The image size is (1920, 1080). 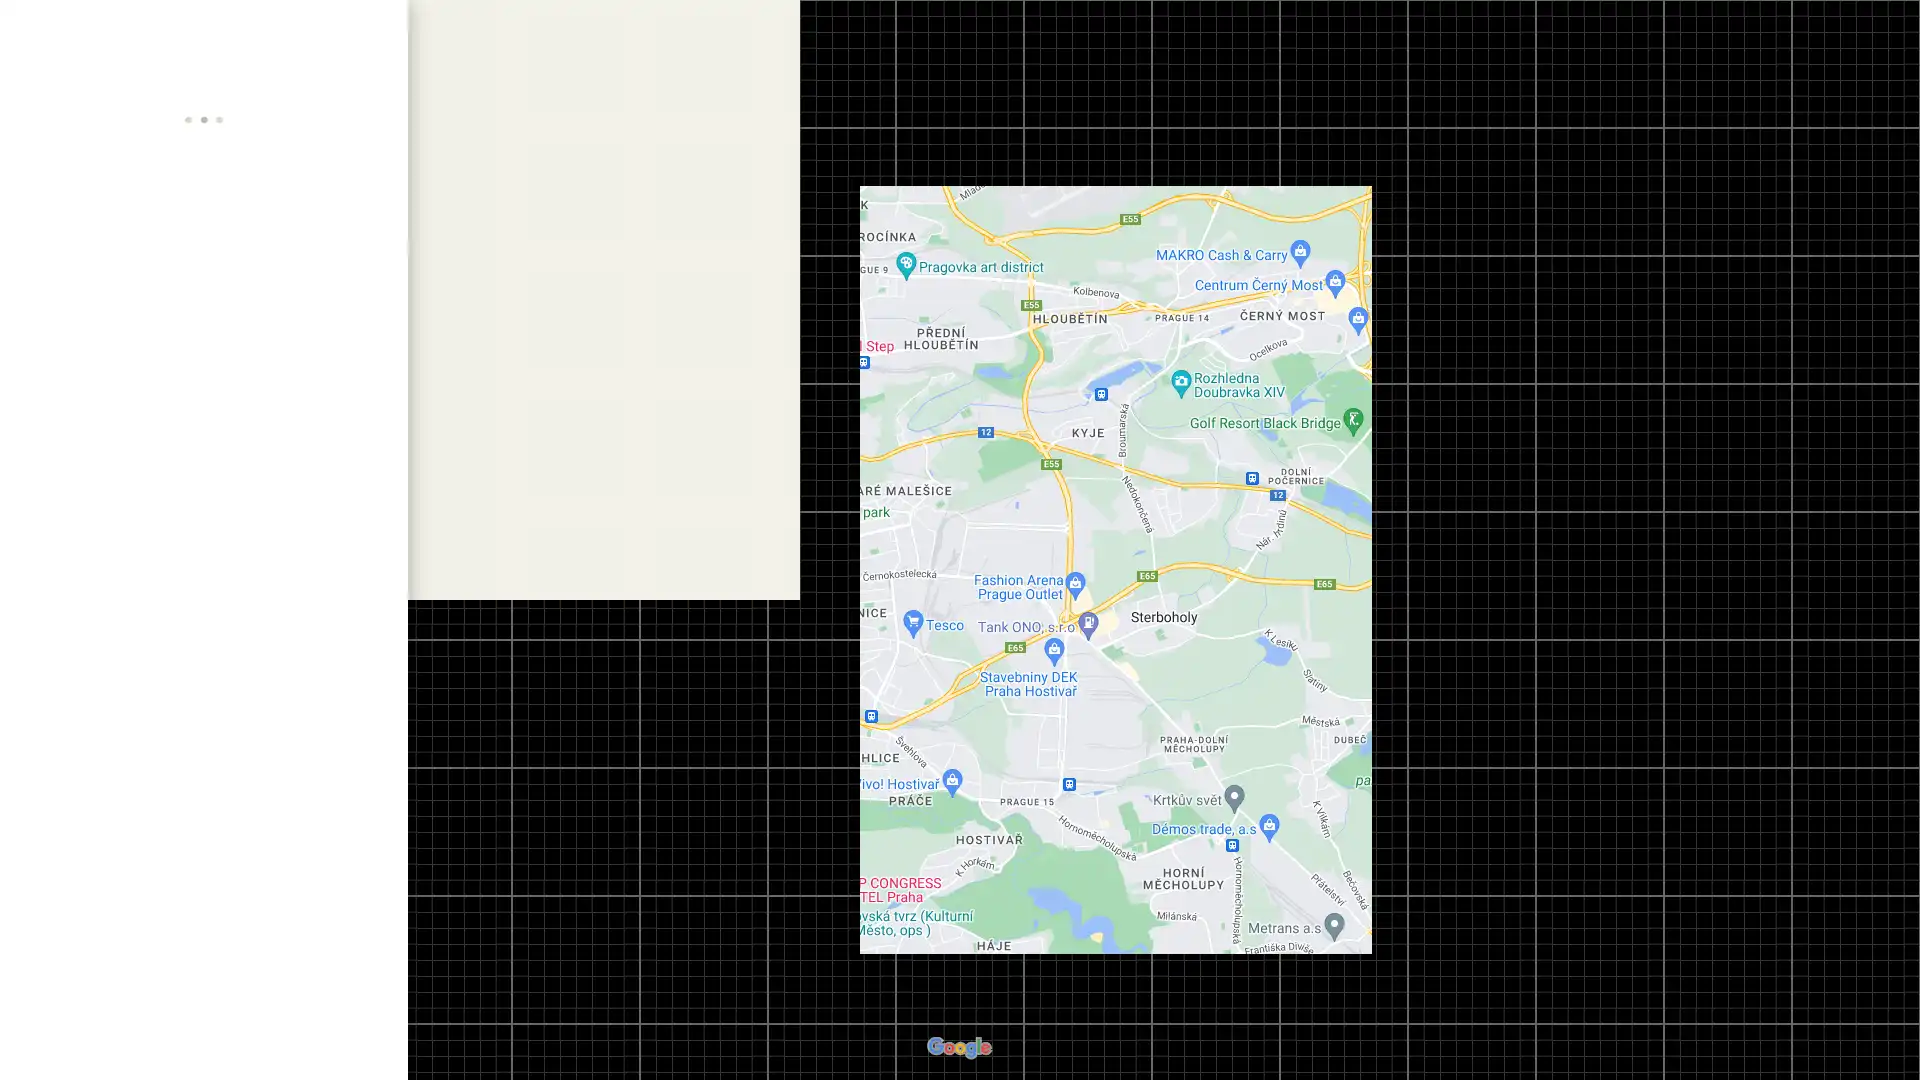 What do you see at coordinates (344, 620) in the screenshot?
I see `Copy plus code` at bounding box center [344, 620].